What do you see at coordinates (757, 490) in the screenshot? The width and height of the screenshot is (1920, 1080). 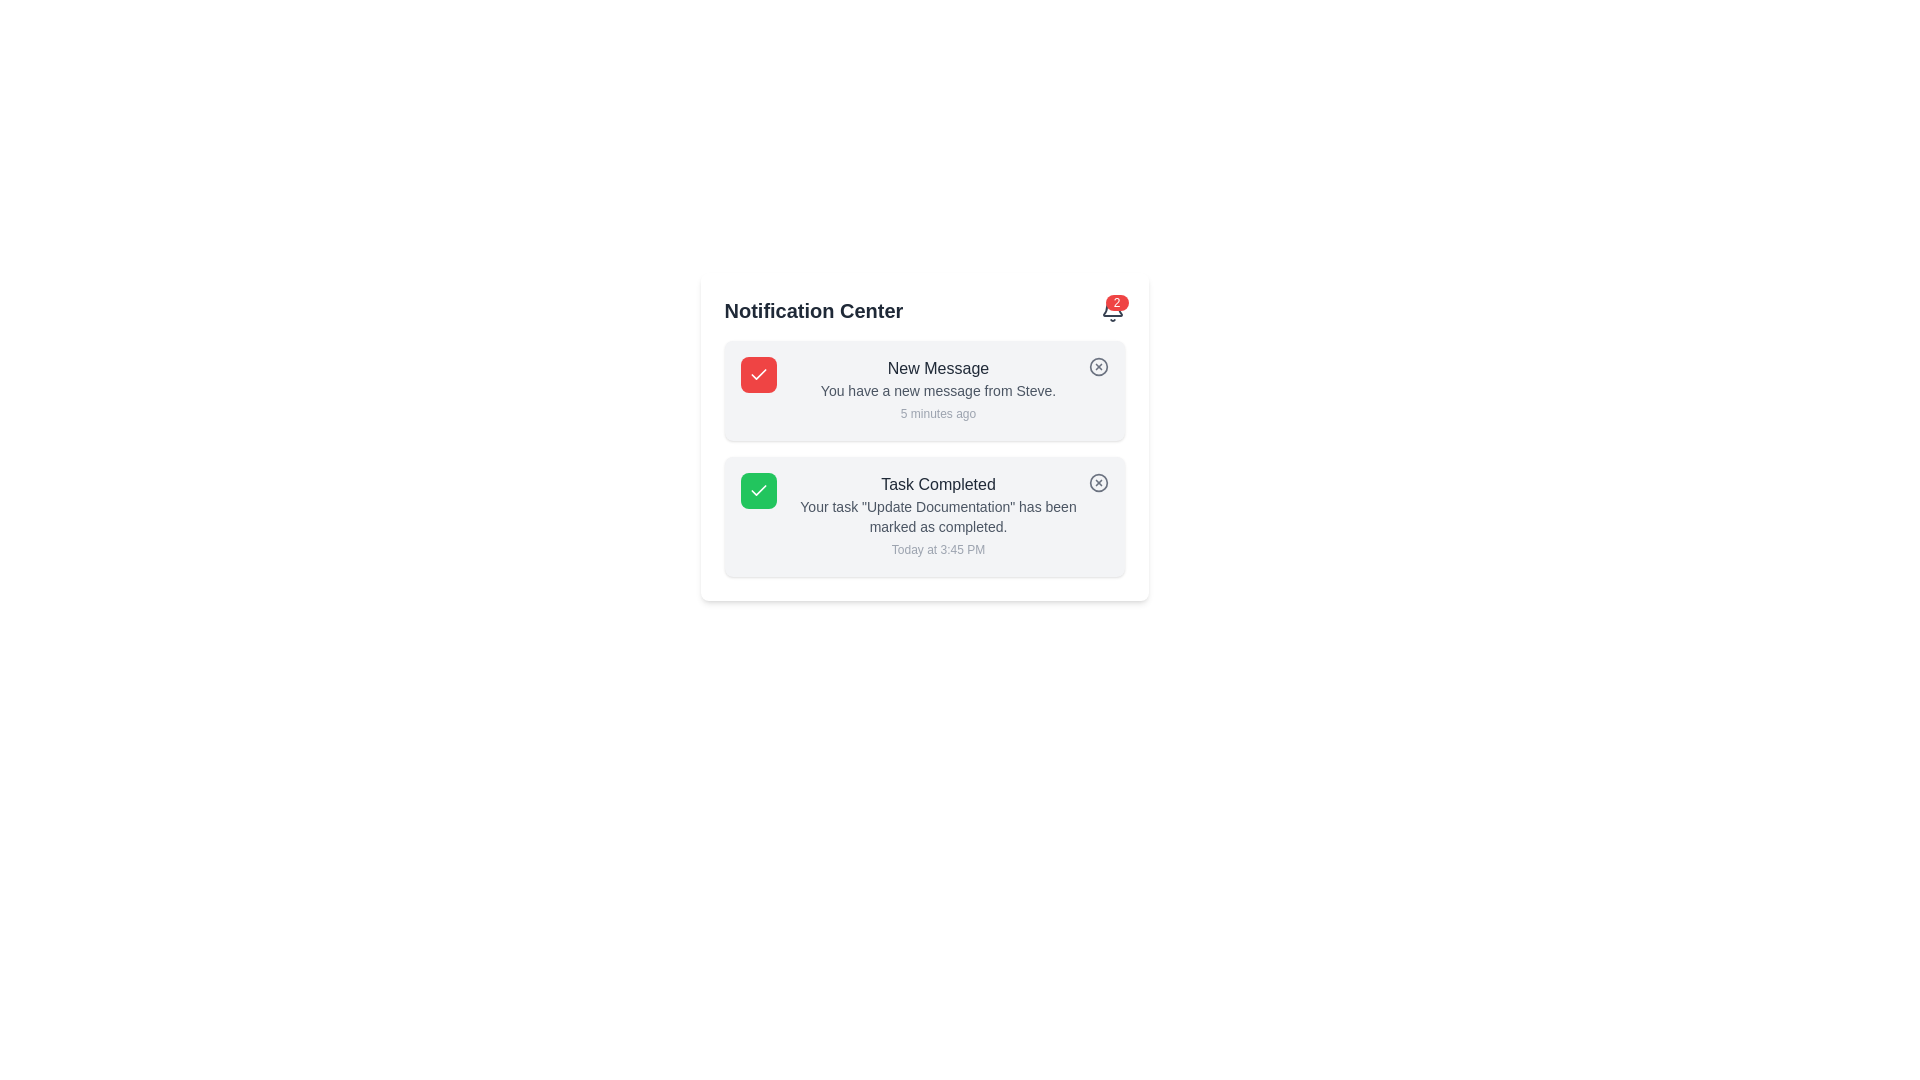 I see `the status indicator icon located in the top-left corner of the second notification box for the 'Task Completed' notification` at bounding box center [757, 490].